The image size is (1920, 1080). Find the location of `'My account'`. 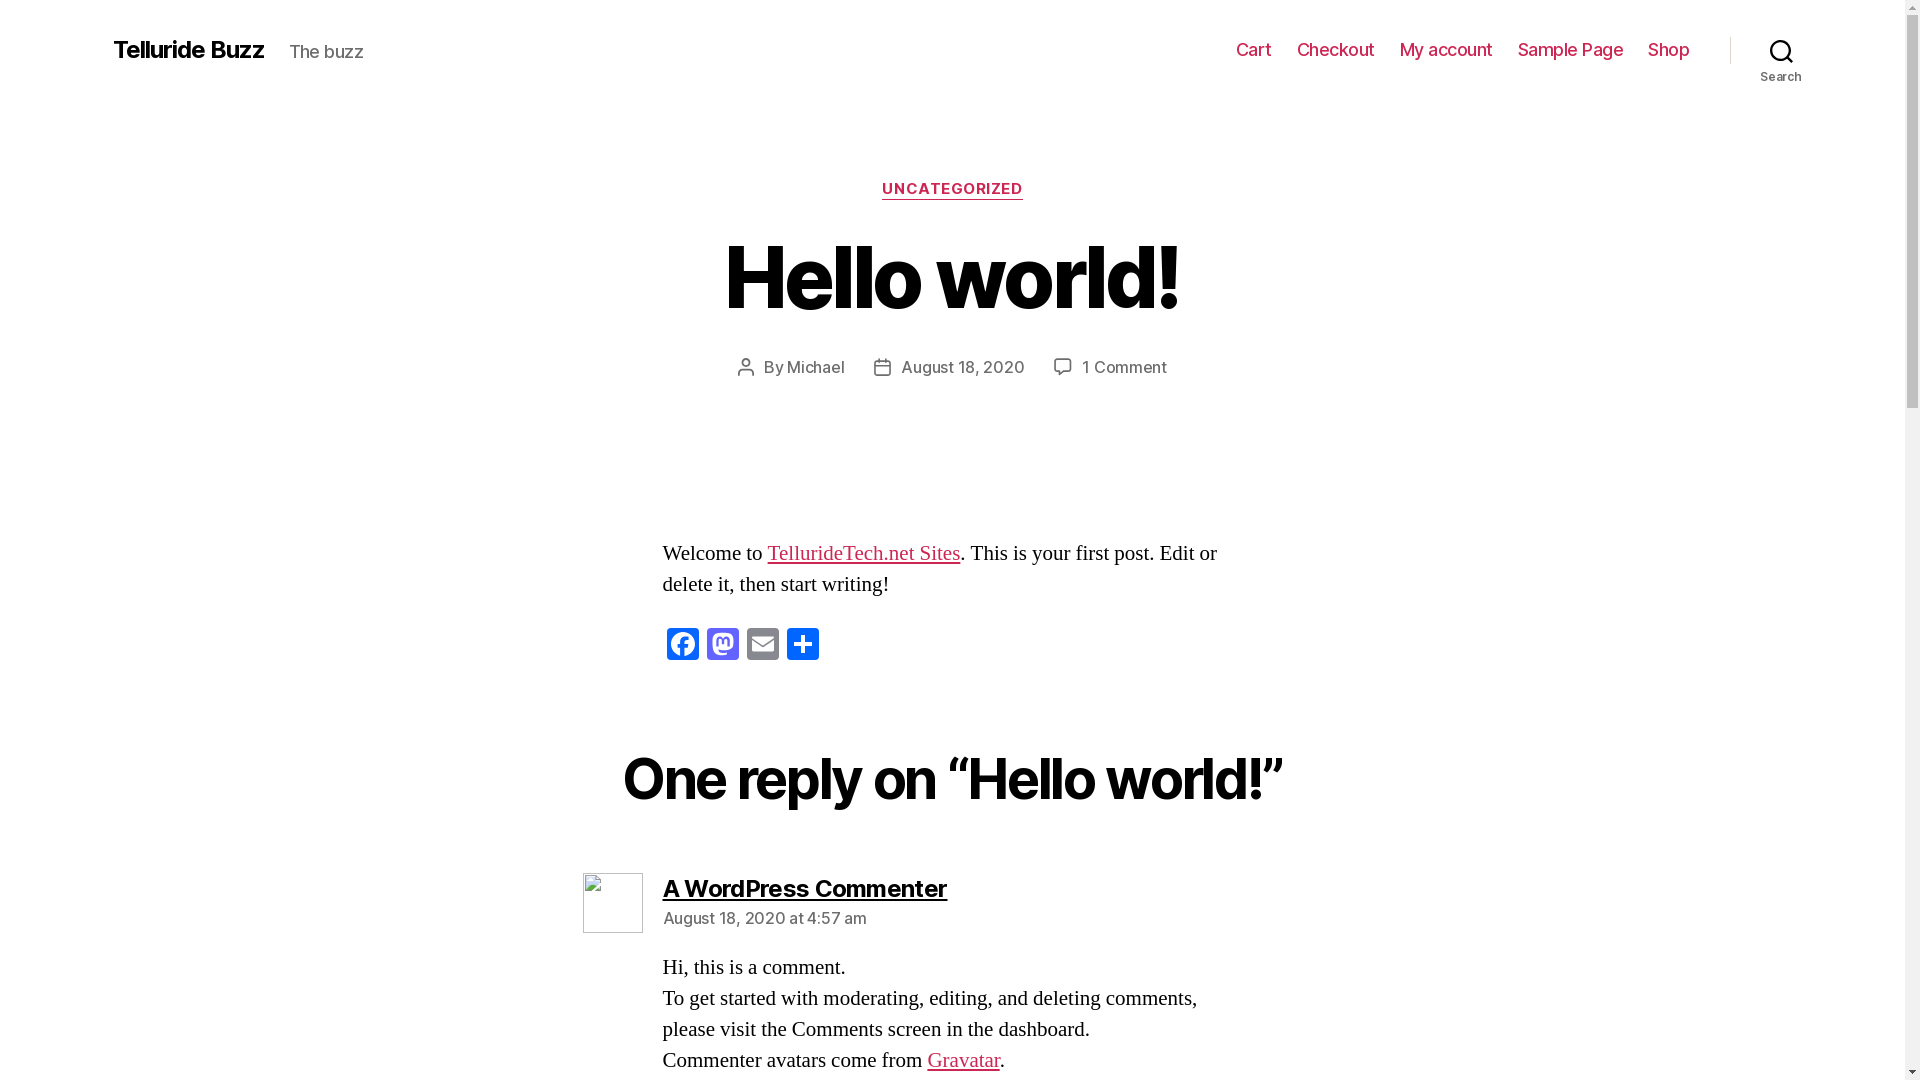

'My account' is located at coordinates (1446, 49).